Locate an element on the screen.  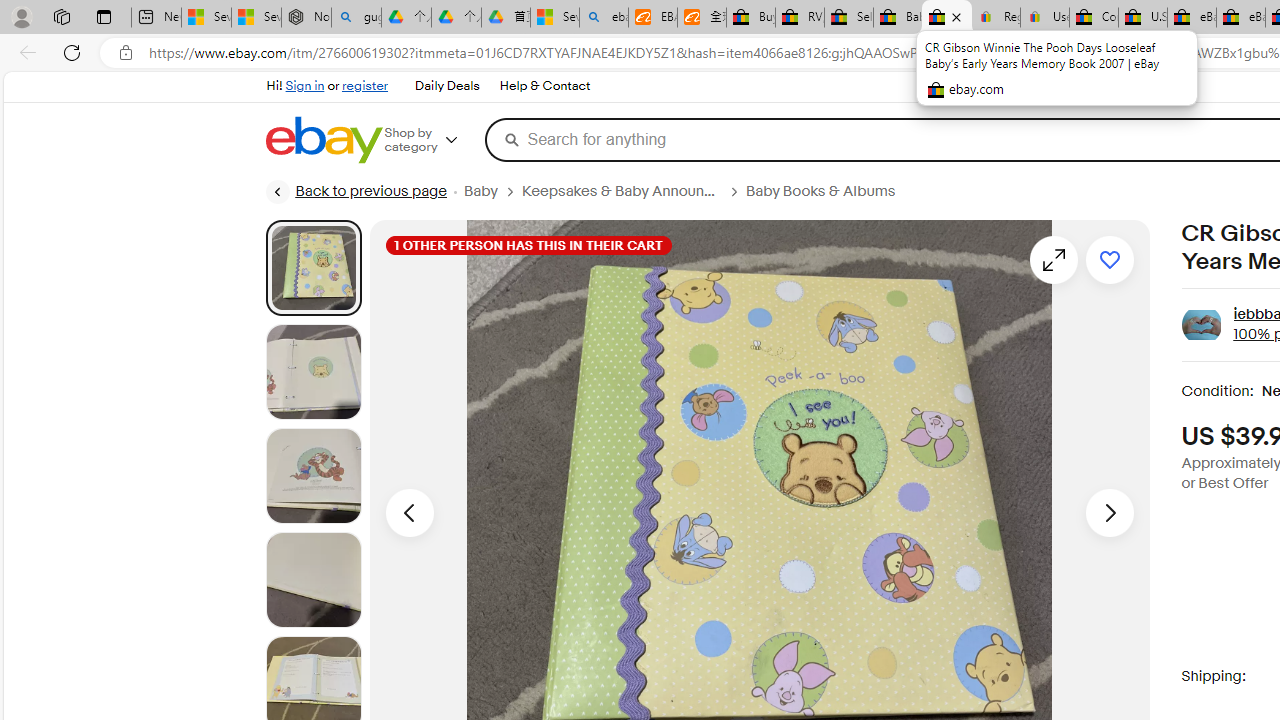
'Daily Deals' is located at coordinates (446, 86).